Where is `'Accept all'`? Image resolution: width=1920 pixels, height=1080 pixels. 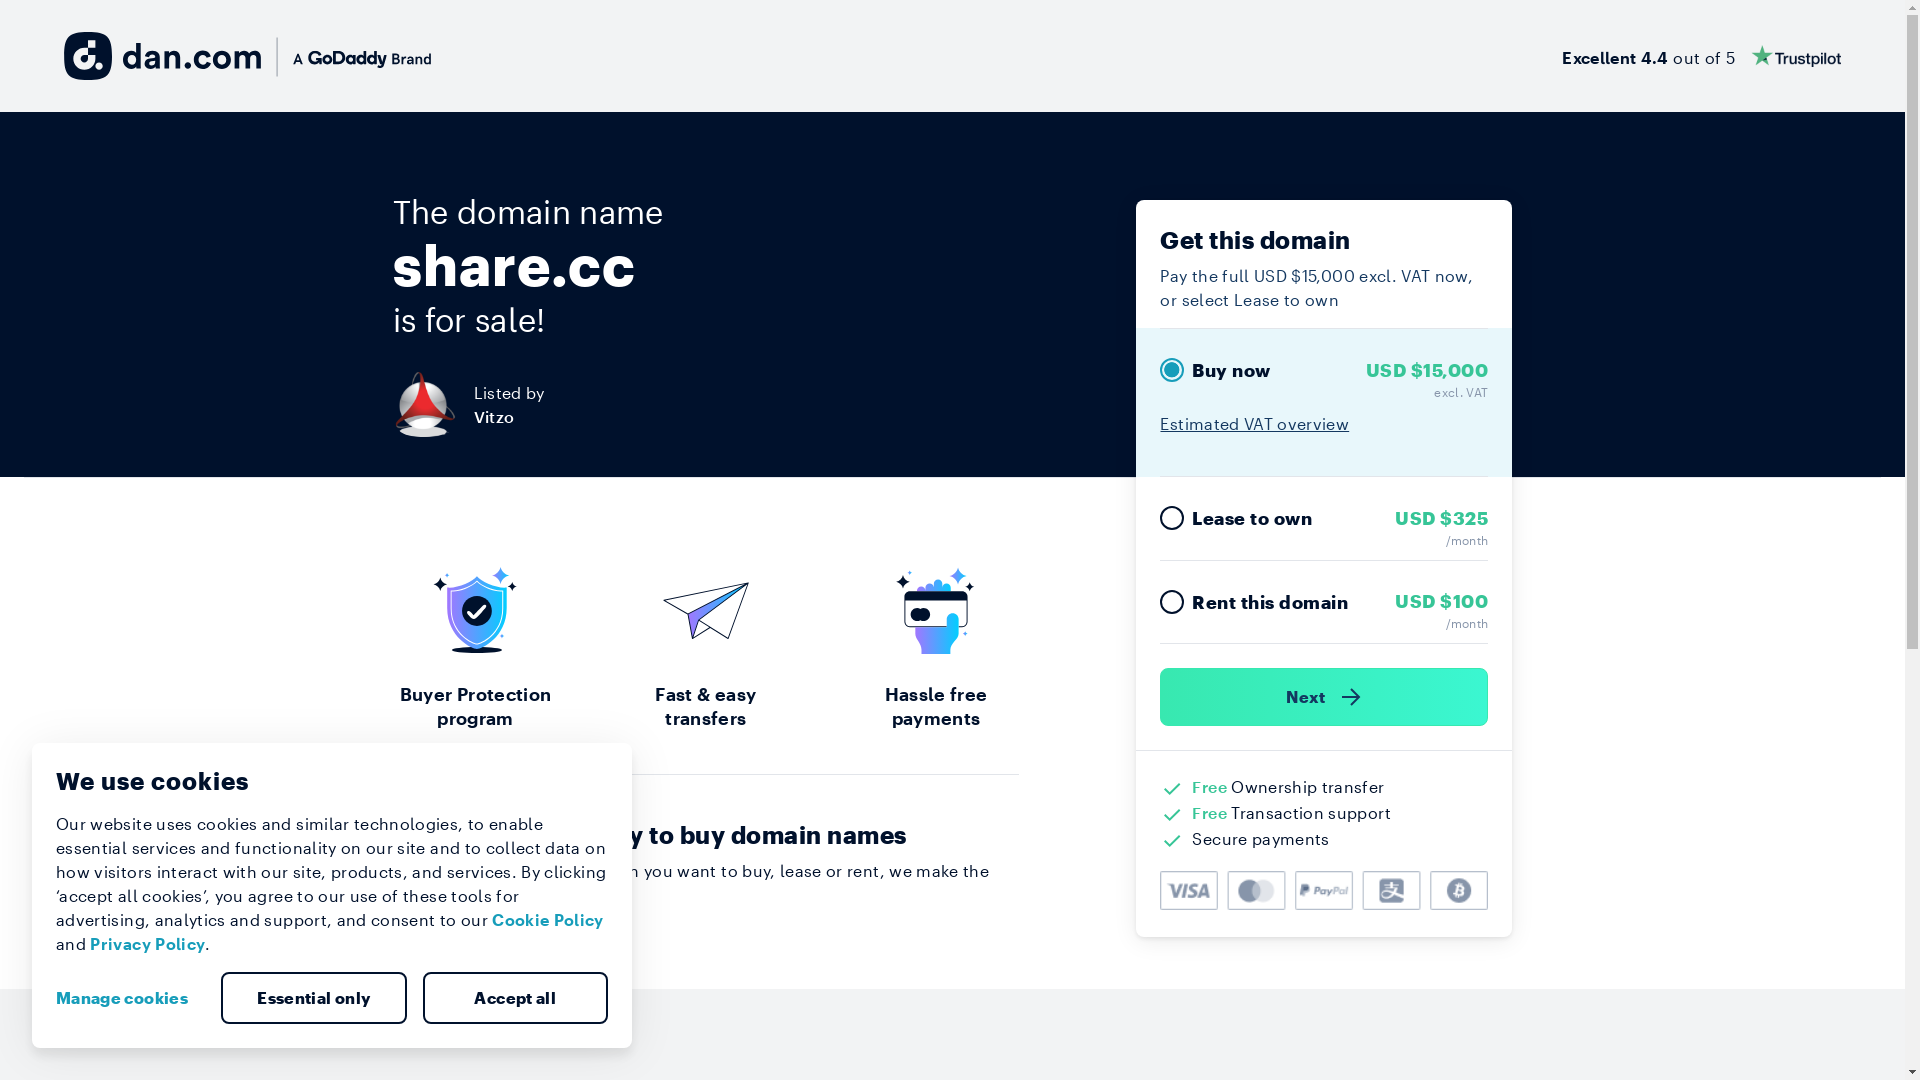
'Accept all' is located at coordinates (514, 998).